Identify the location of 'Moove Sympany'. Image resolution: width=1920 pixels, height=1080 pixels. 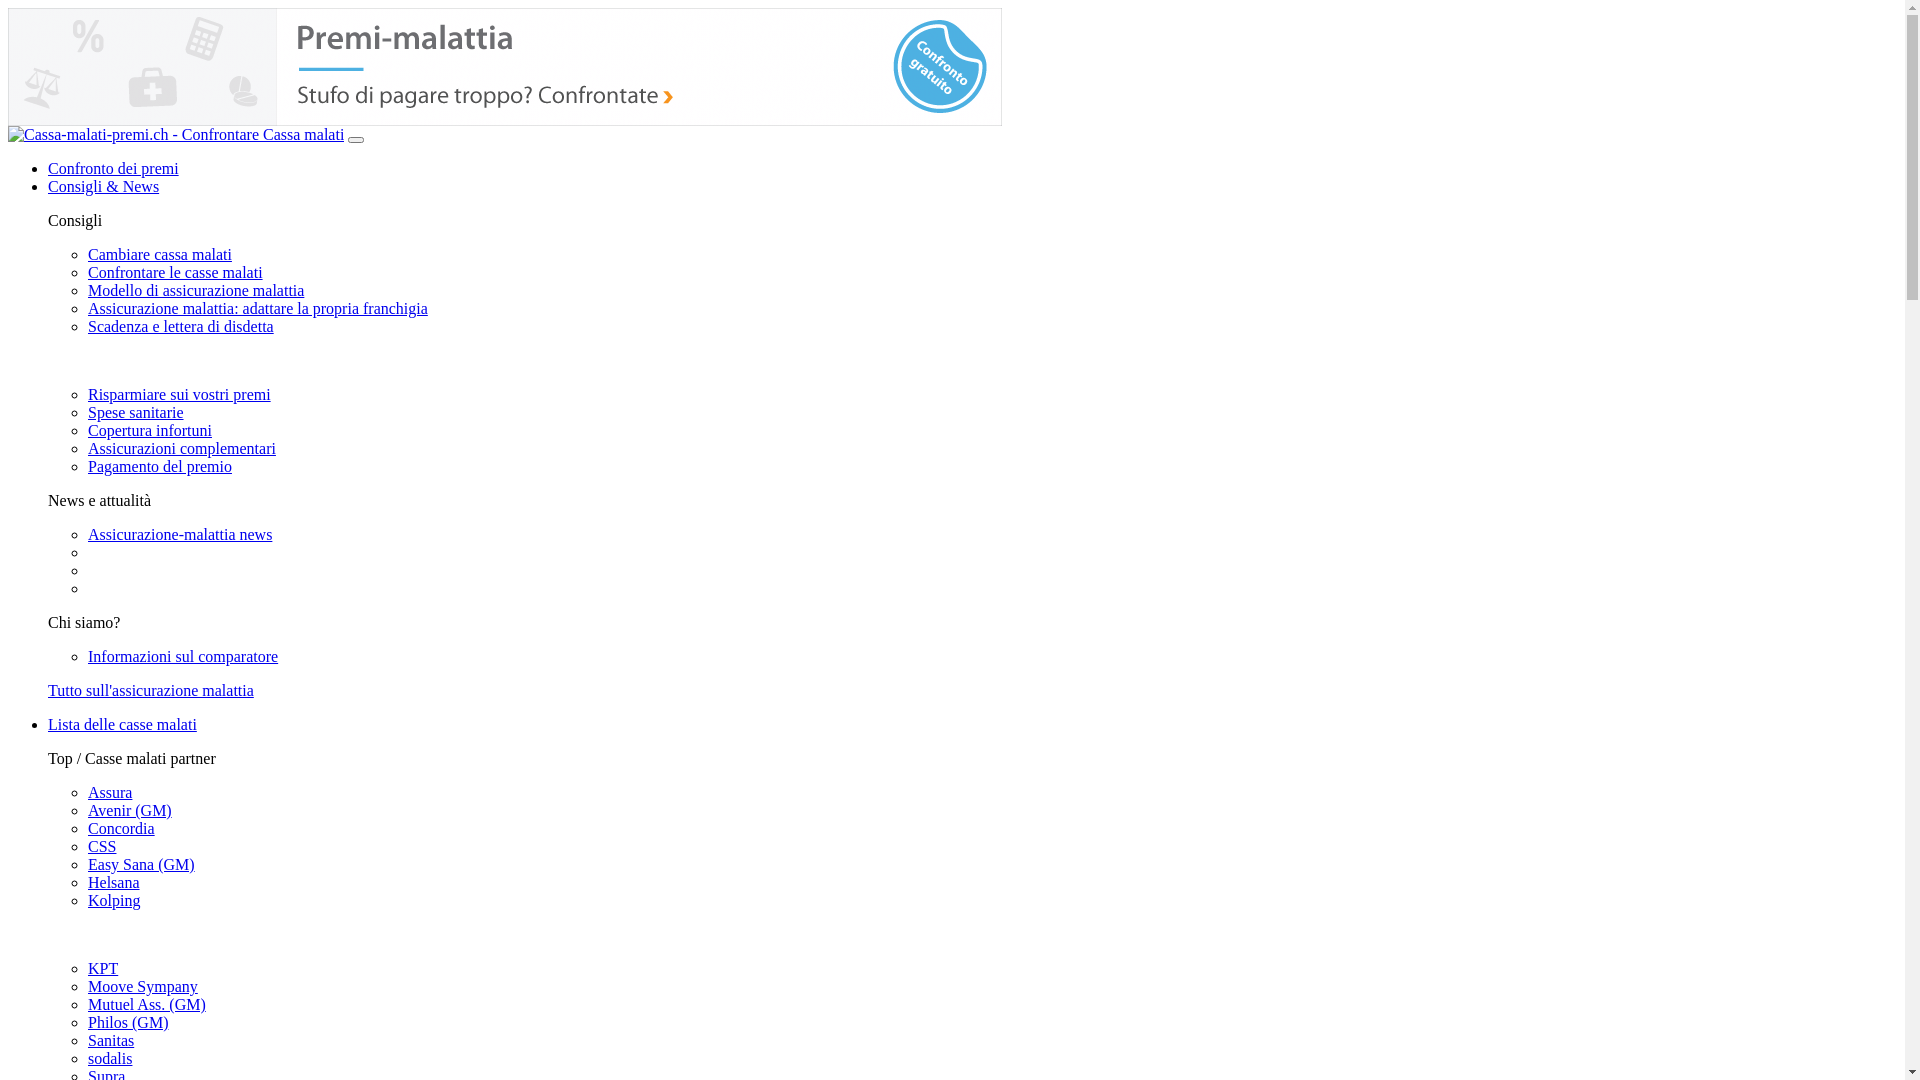
(142, 985).